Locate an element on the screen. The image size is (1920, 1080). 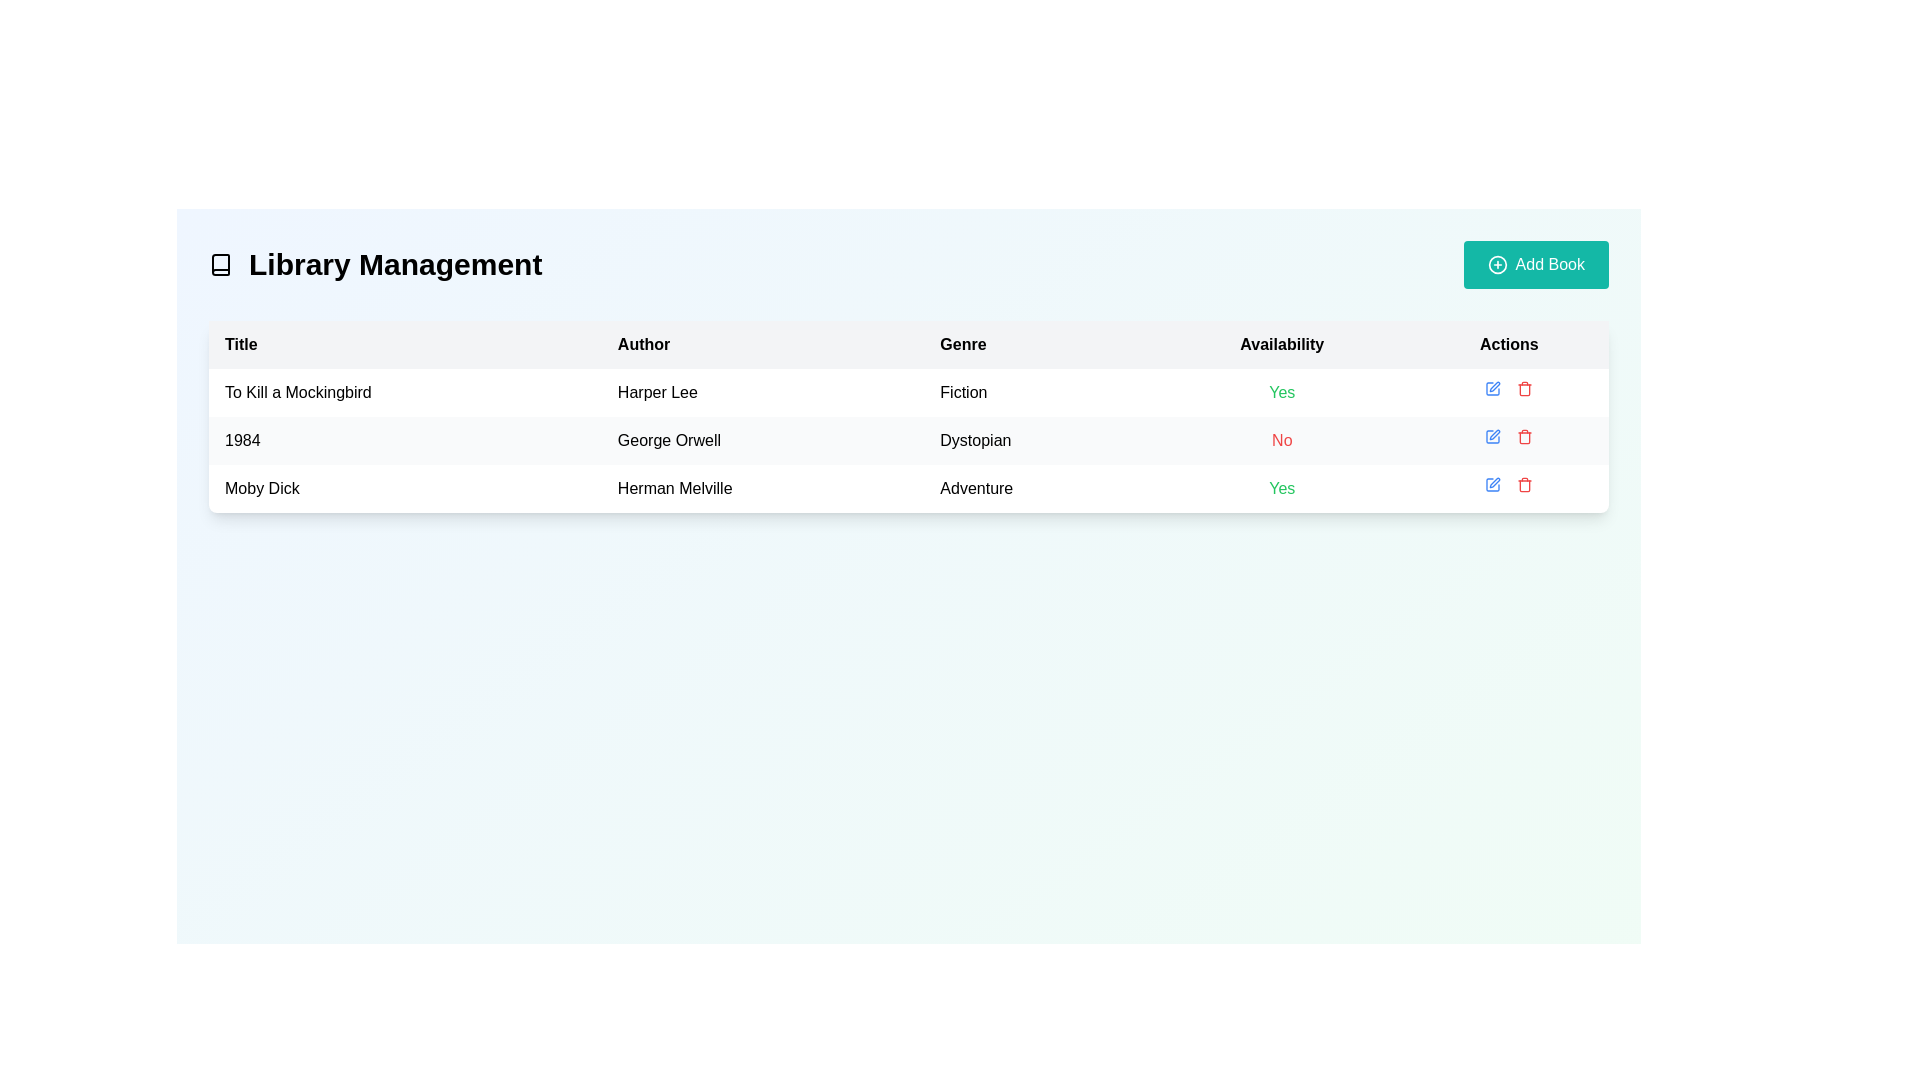
the Text Label displaying 'No' in red color, which is centered in the 'Availability' column of the table is located at coordinates (1282, 439).